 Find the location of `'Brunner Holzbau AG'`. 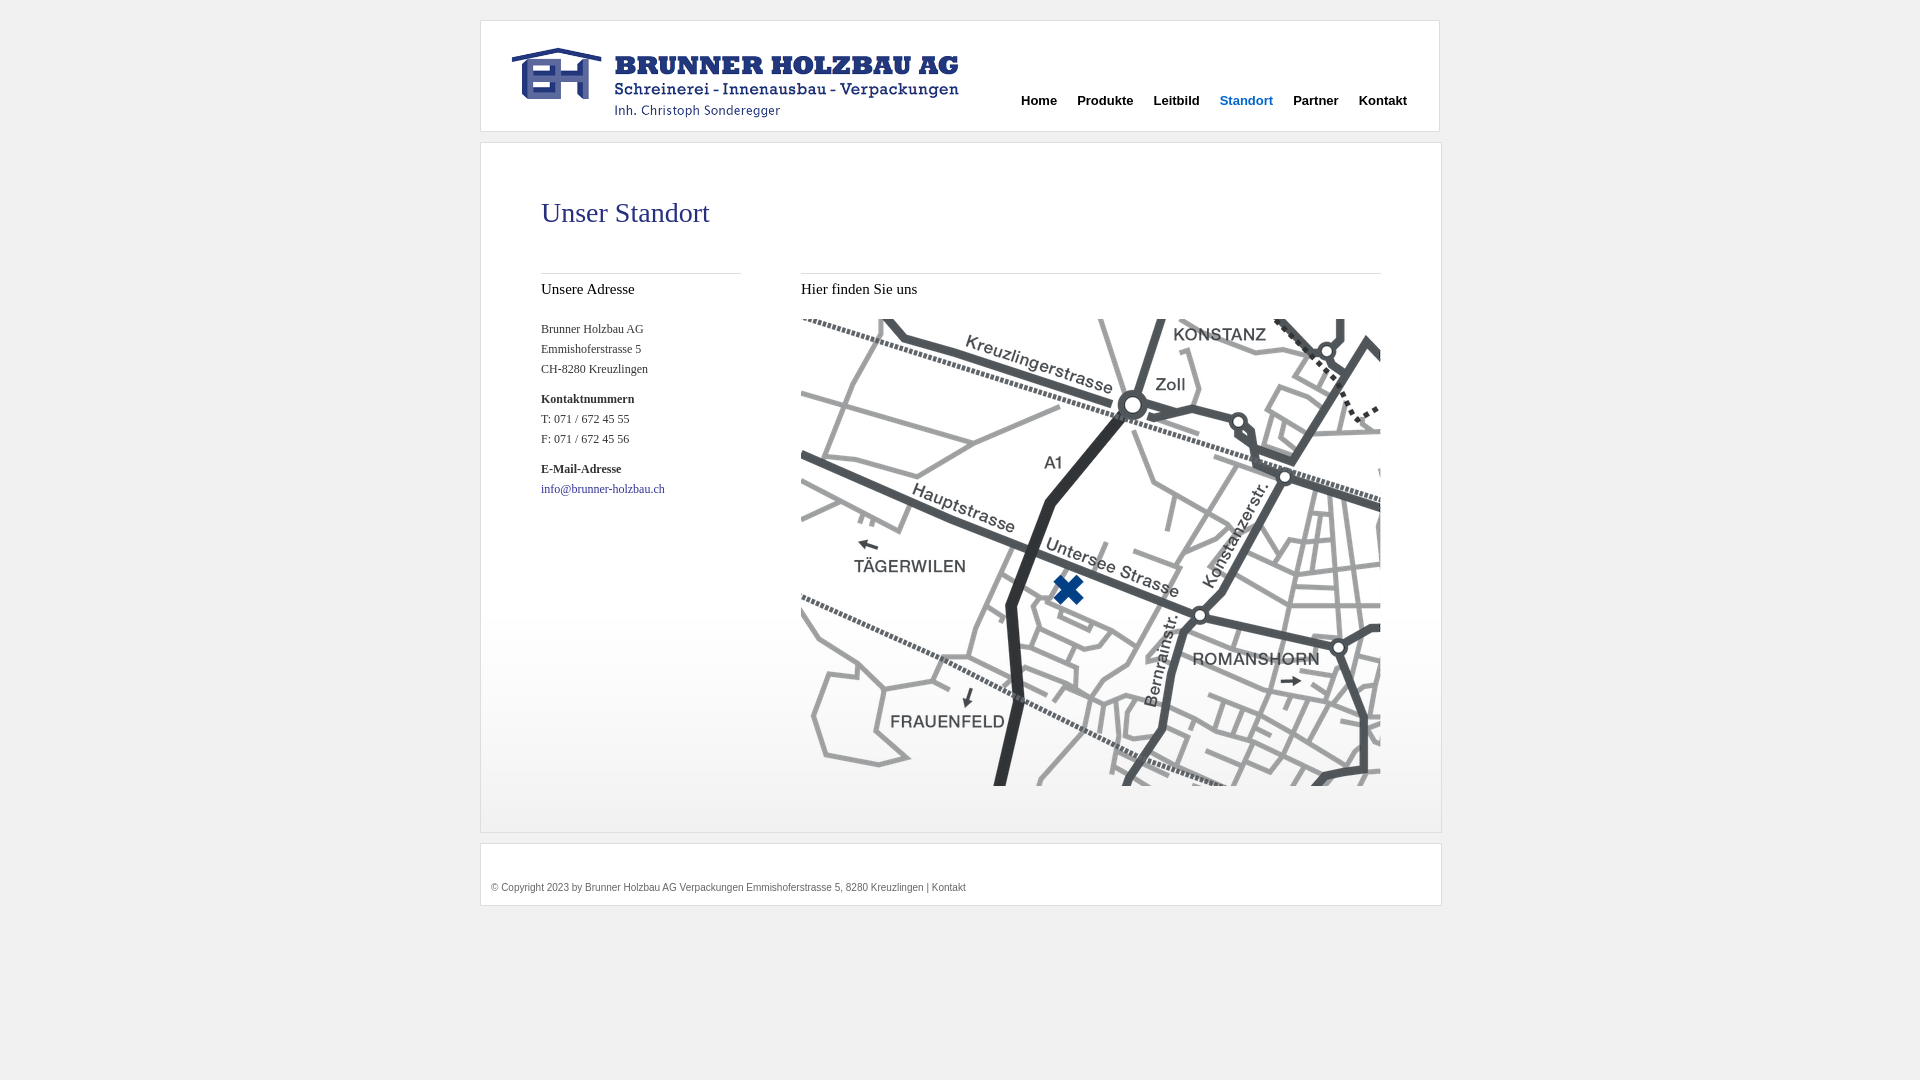

'Brunner Holzbau AG' is located at coordinates (510, 83).